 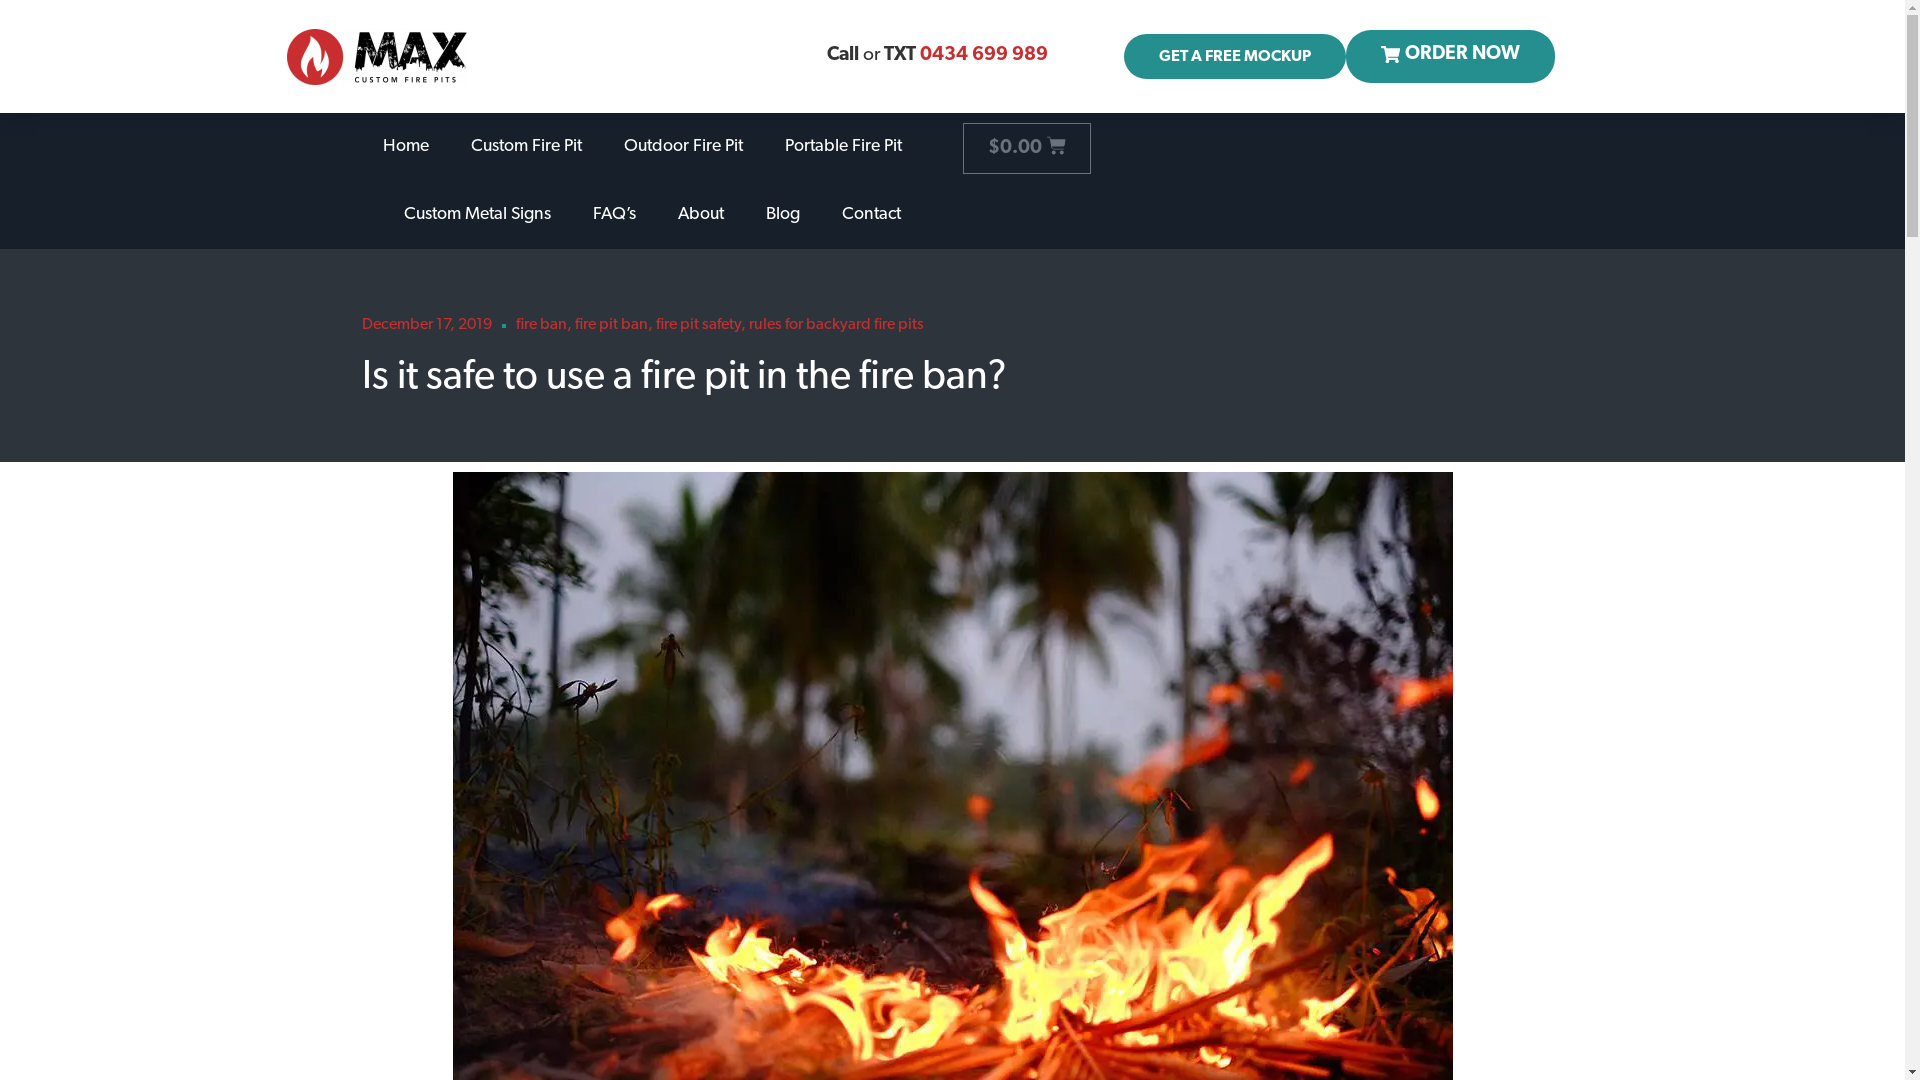 I want to click on 'fire pit ban', so click(x=610, y=323).